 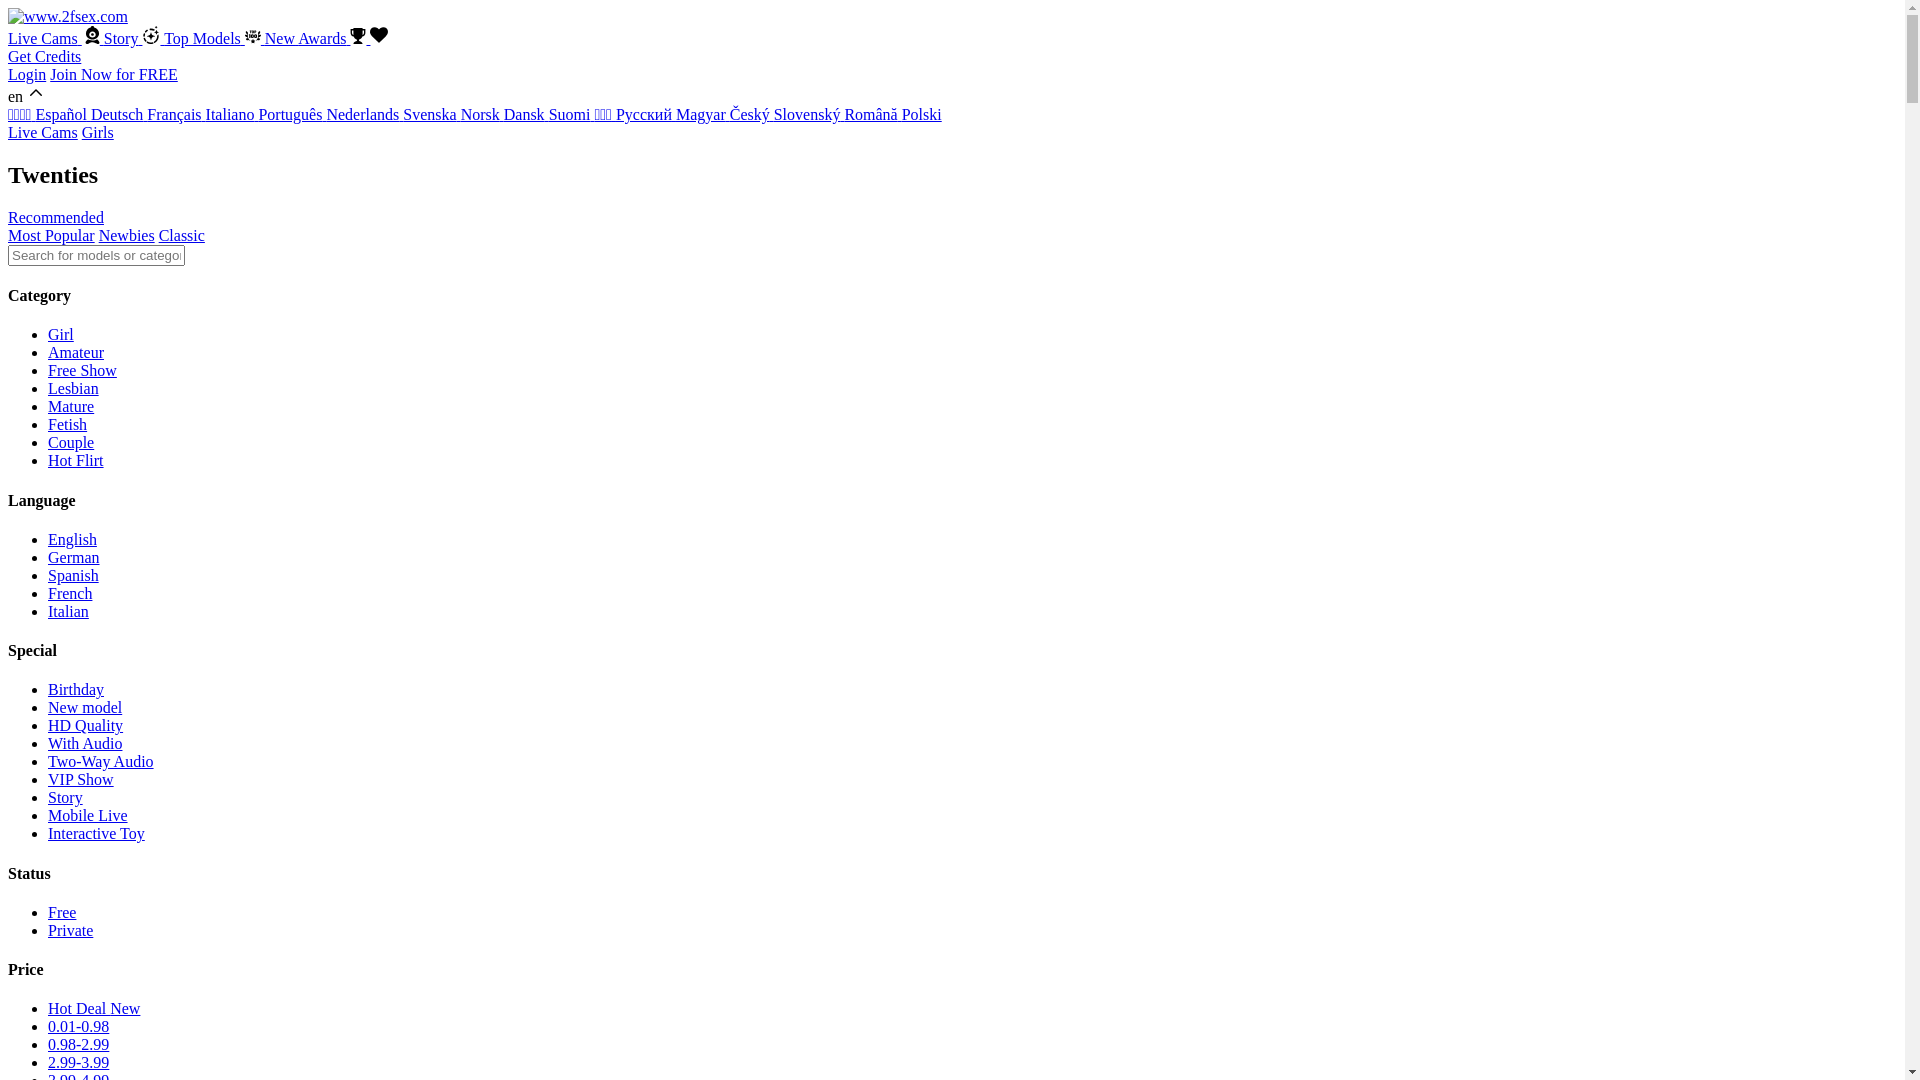 I want to click on 'Amateur', so click(x=76, y=351).